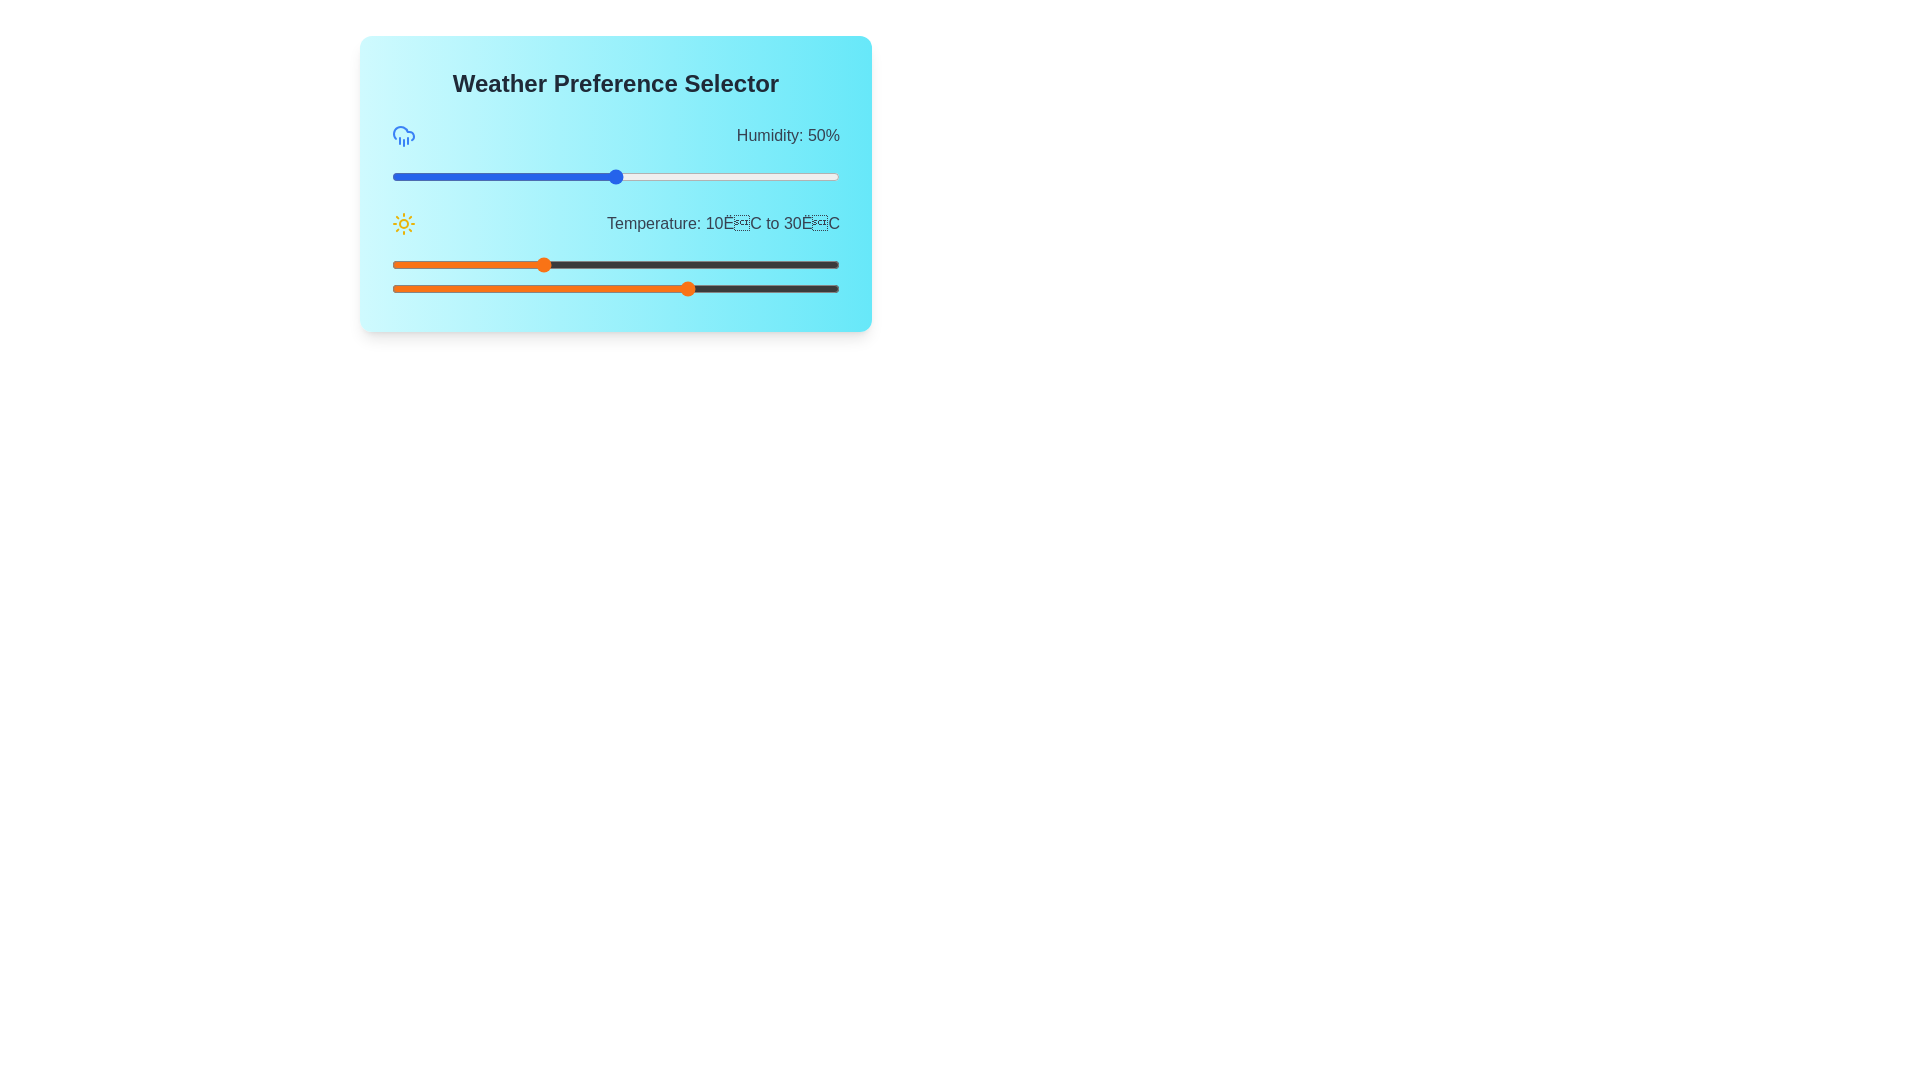 The height and width of the screenshot is (1080, 1920). I want to click on the minimum temperature preference to 37°C using the first orange slider, so click(741, 264).